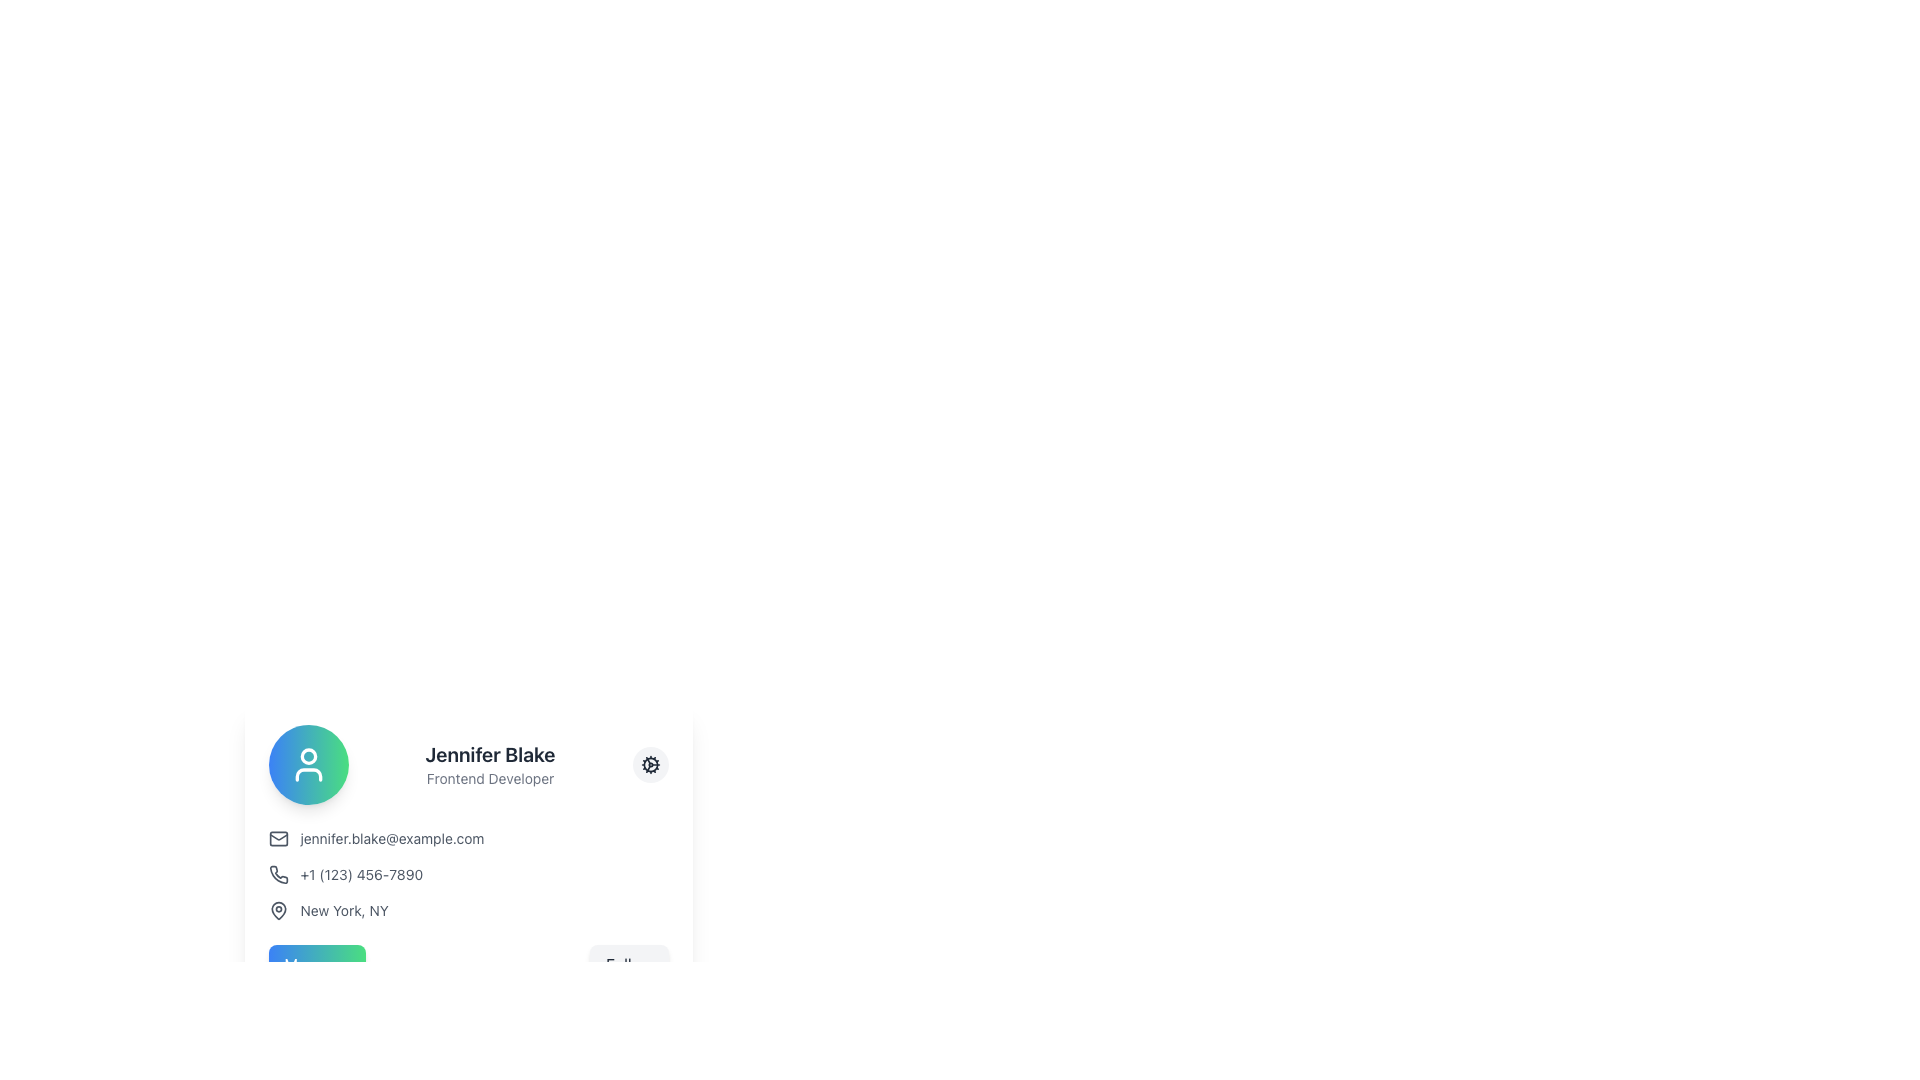  I want to click on the 'Follow' button located at the bottom-right corner of the user details UI card, so click(628, 963).